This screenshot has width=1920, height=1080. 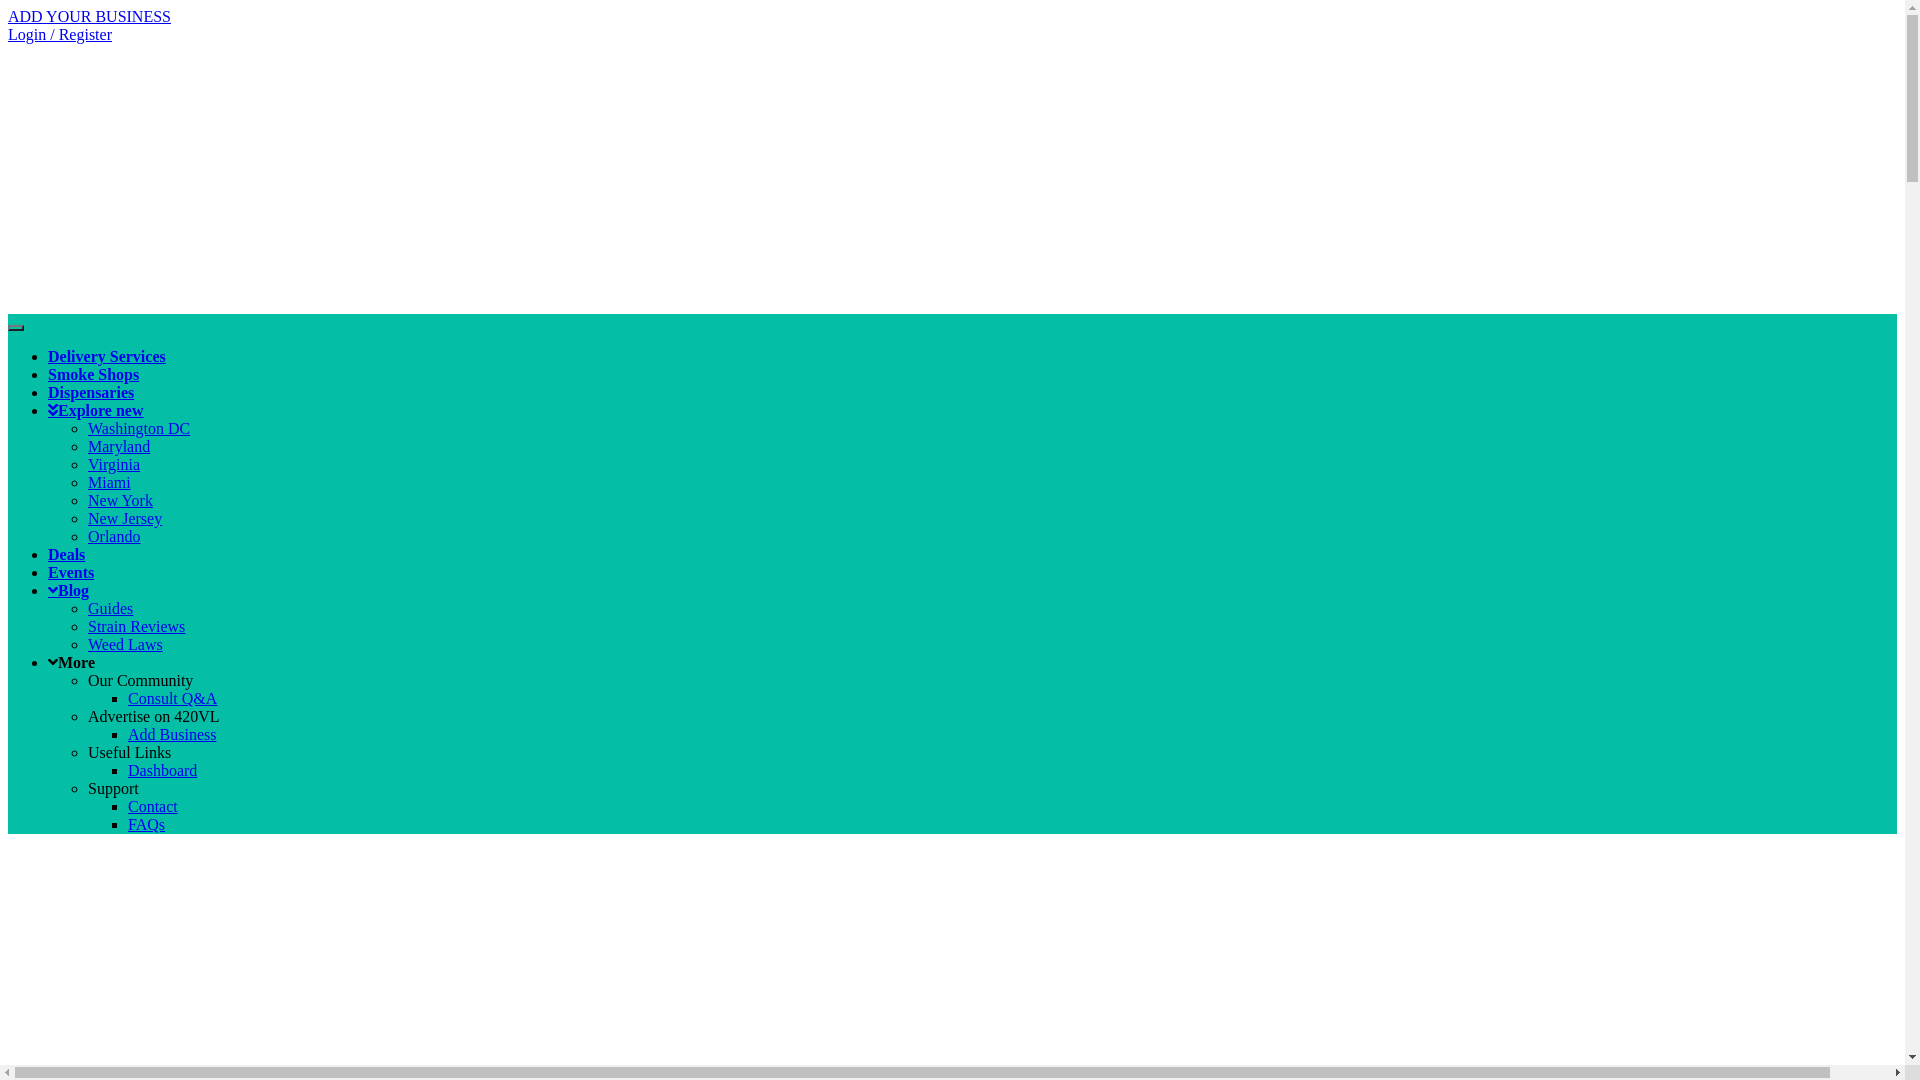 I want to click on 'Deals', so click(x=66, y=554).